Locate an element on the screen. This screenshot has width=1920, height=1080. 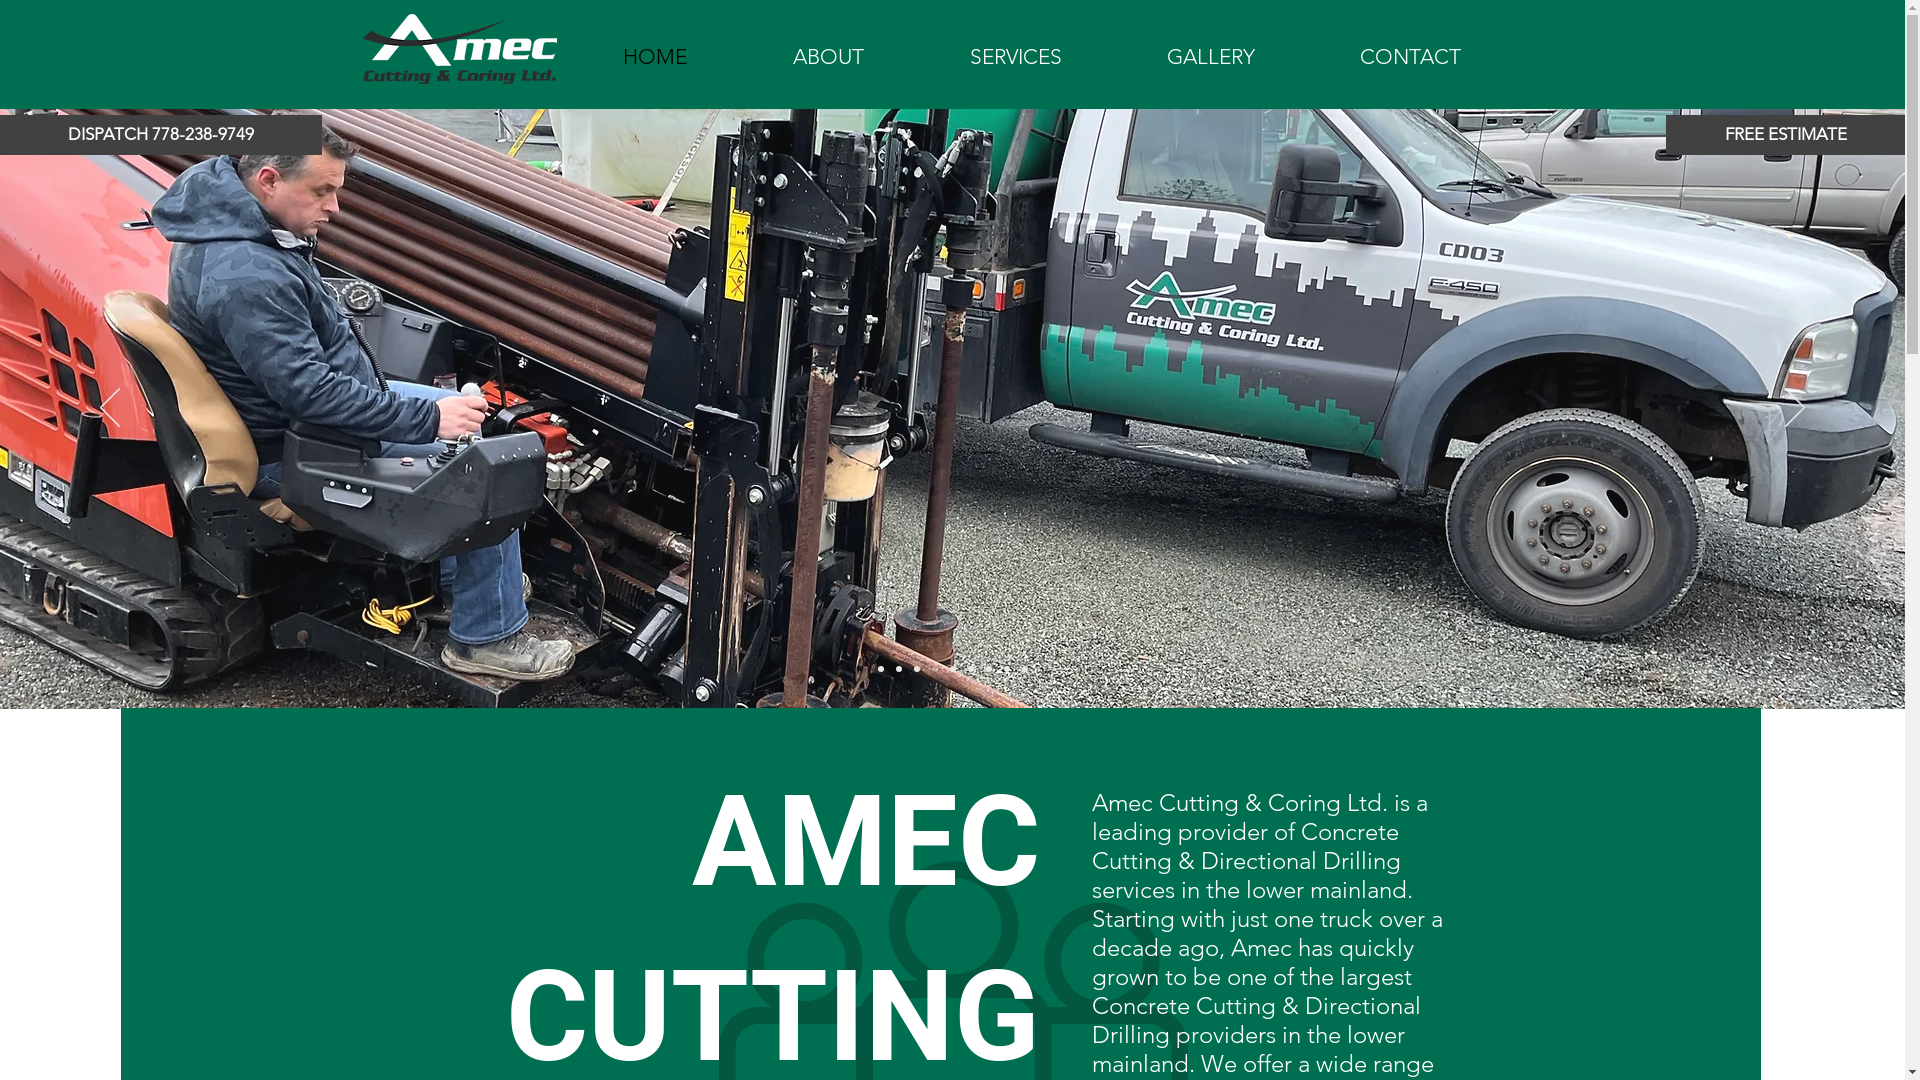
'HOME' is located at coordinates (654, 56).